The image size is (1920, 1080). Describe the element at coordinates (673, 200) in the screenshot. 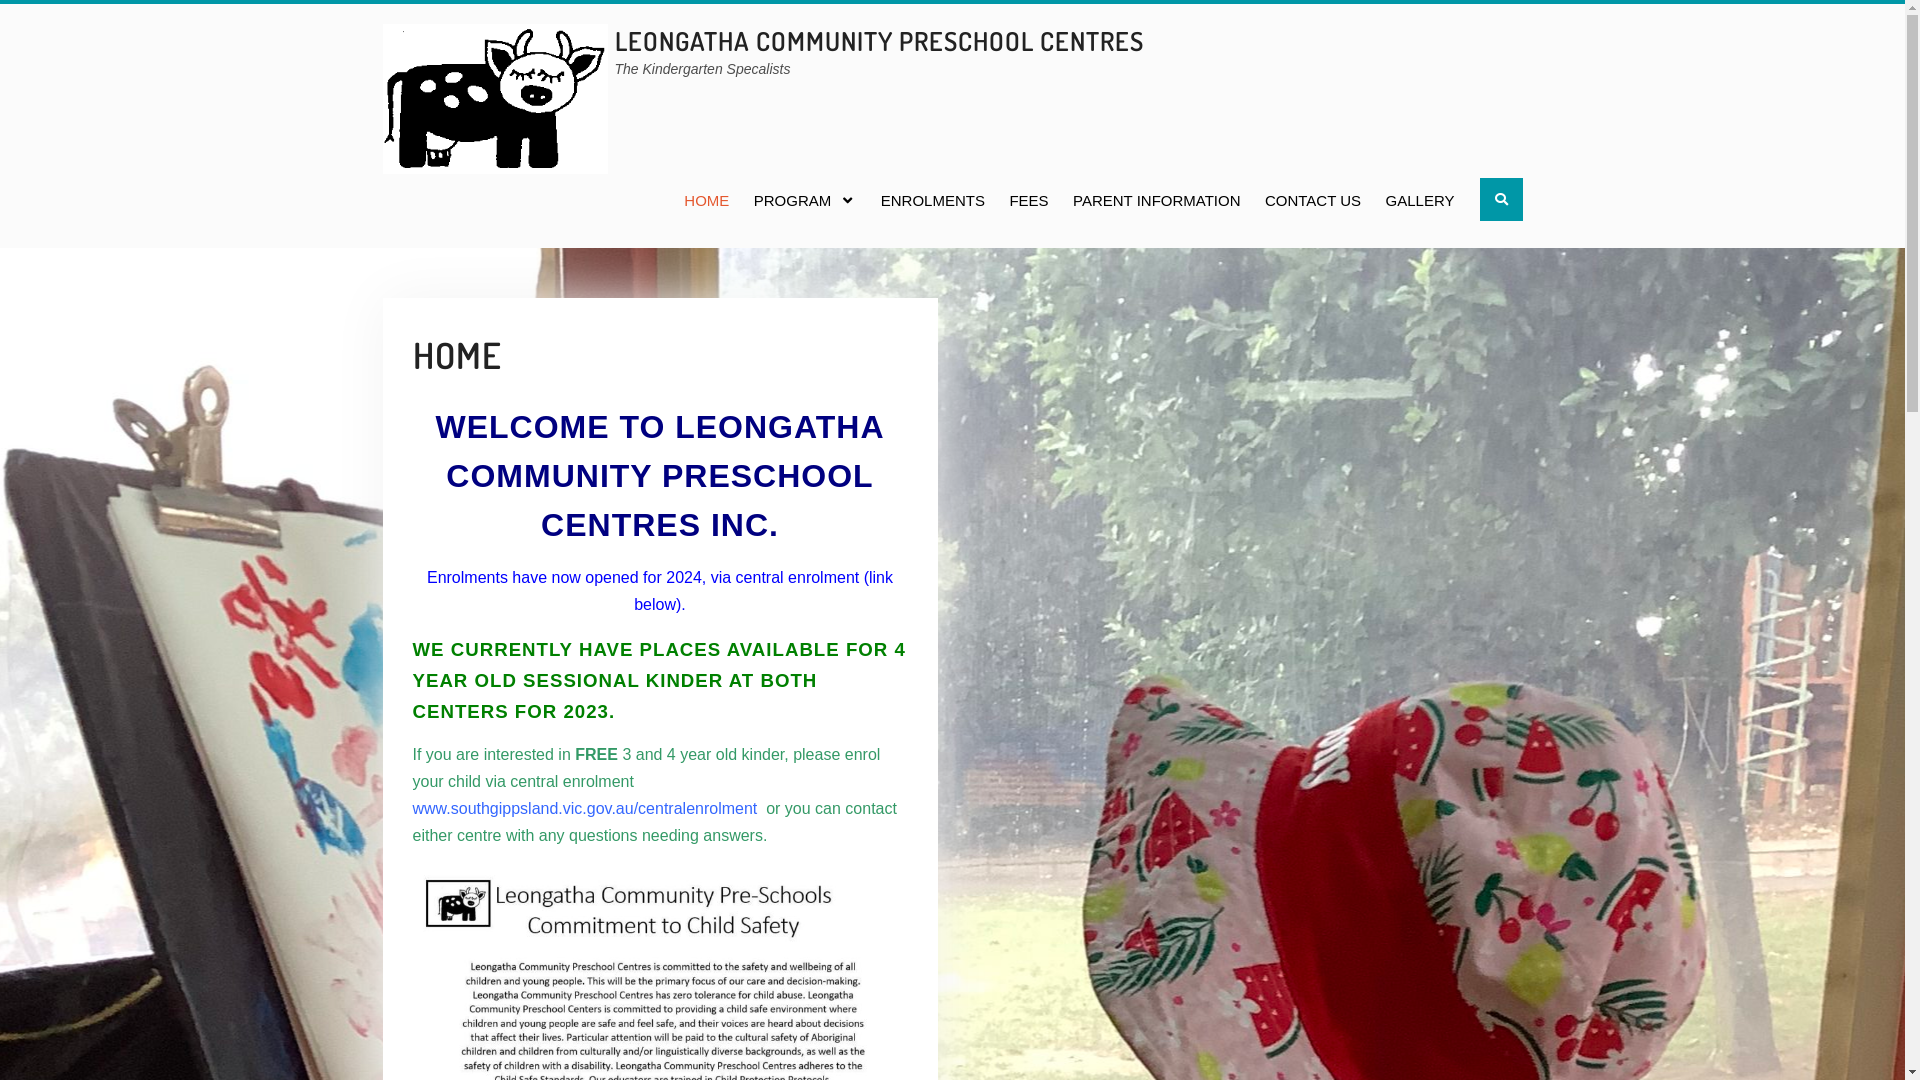

I see `'HOME'` at that location.